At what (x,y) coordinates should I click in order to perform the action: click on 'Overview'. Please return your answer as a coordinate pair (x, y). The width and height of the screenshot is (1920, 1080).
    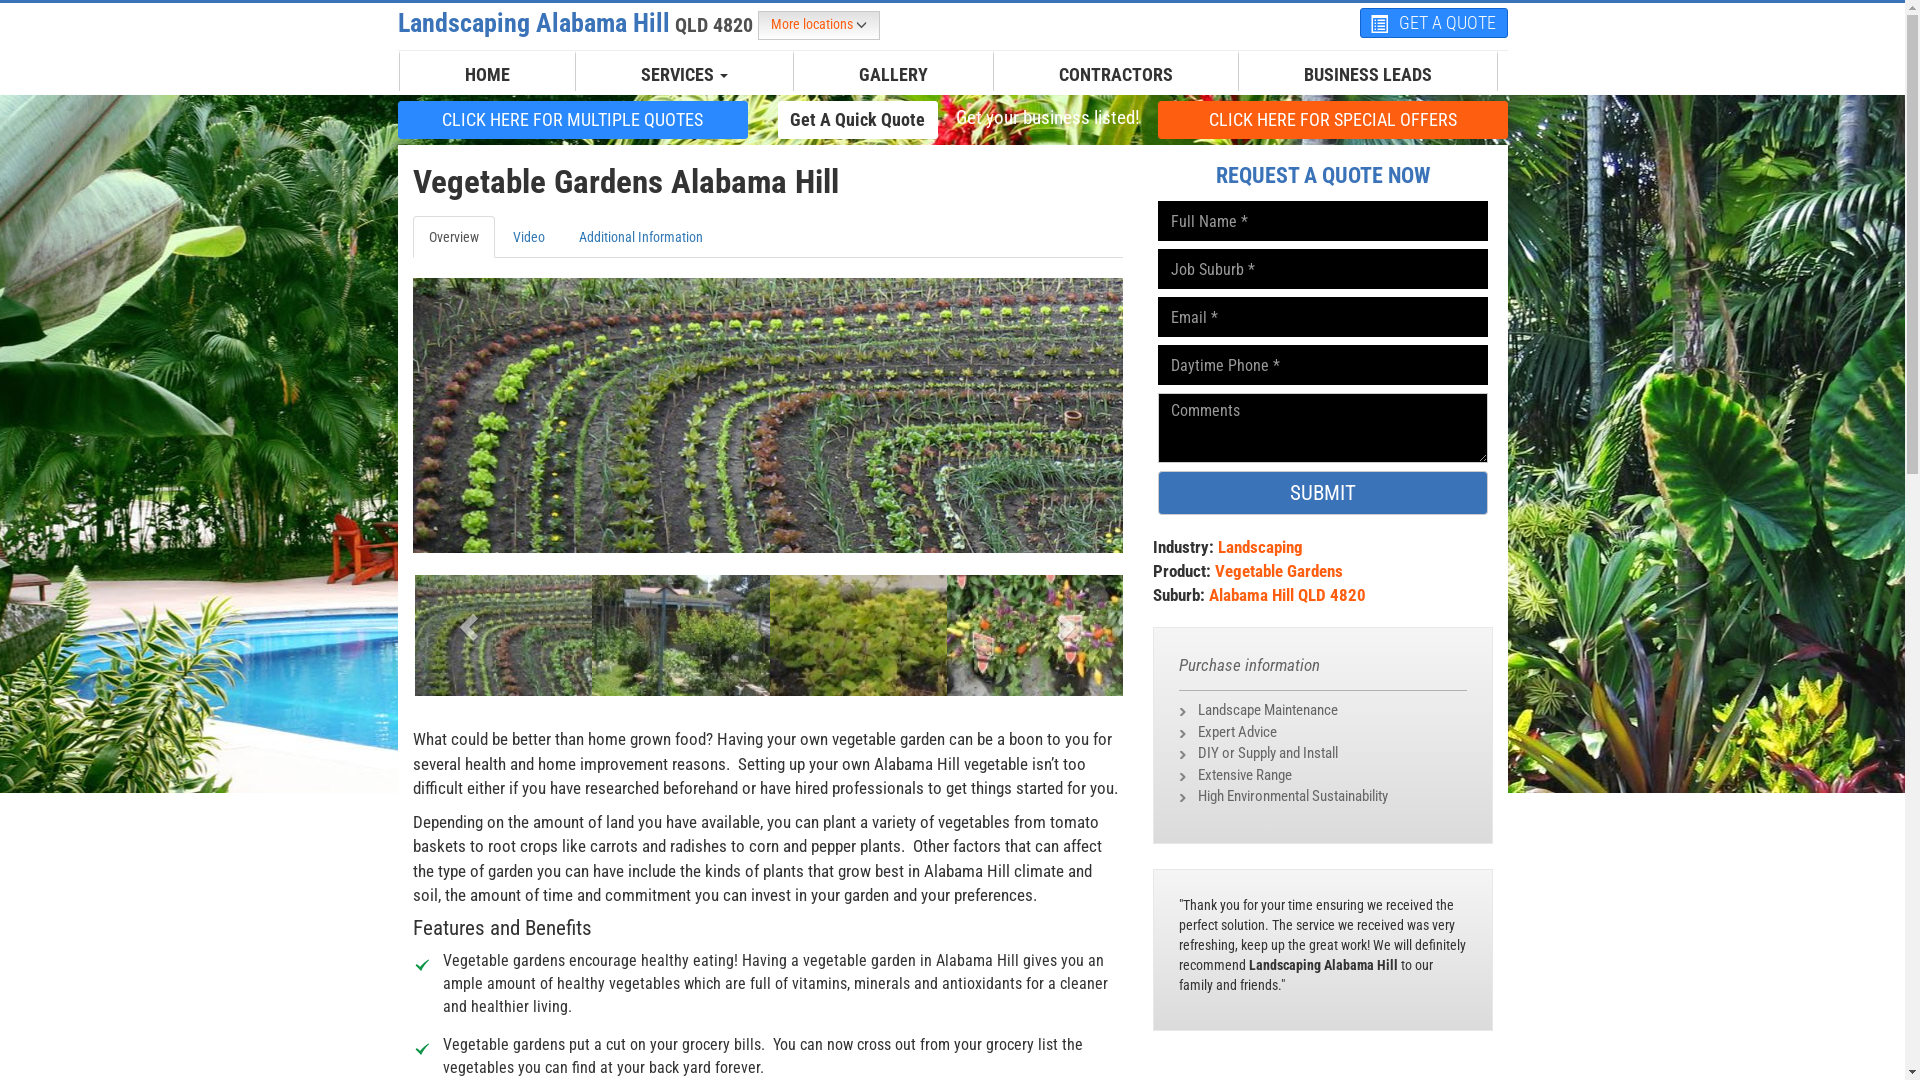
    Looking at the image, I should click on (451, 235).